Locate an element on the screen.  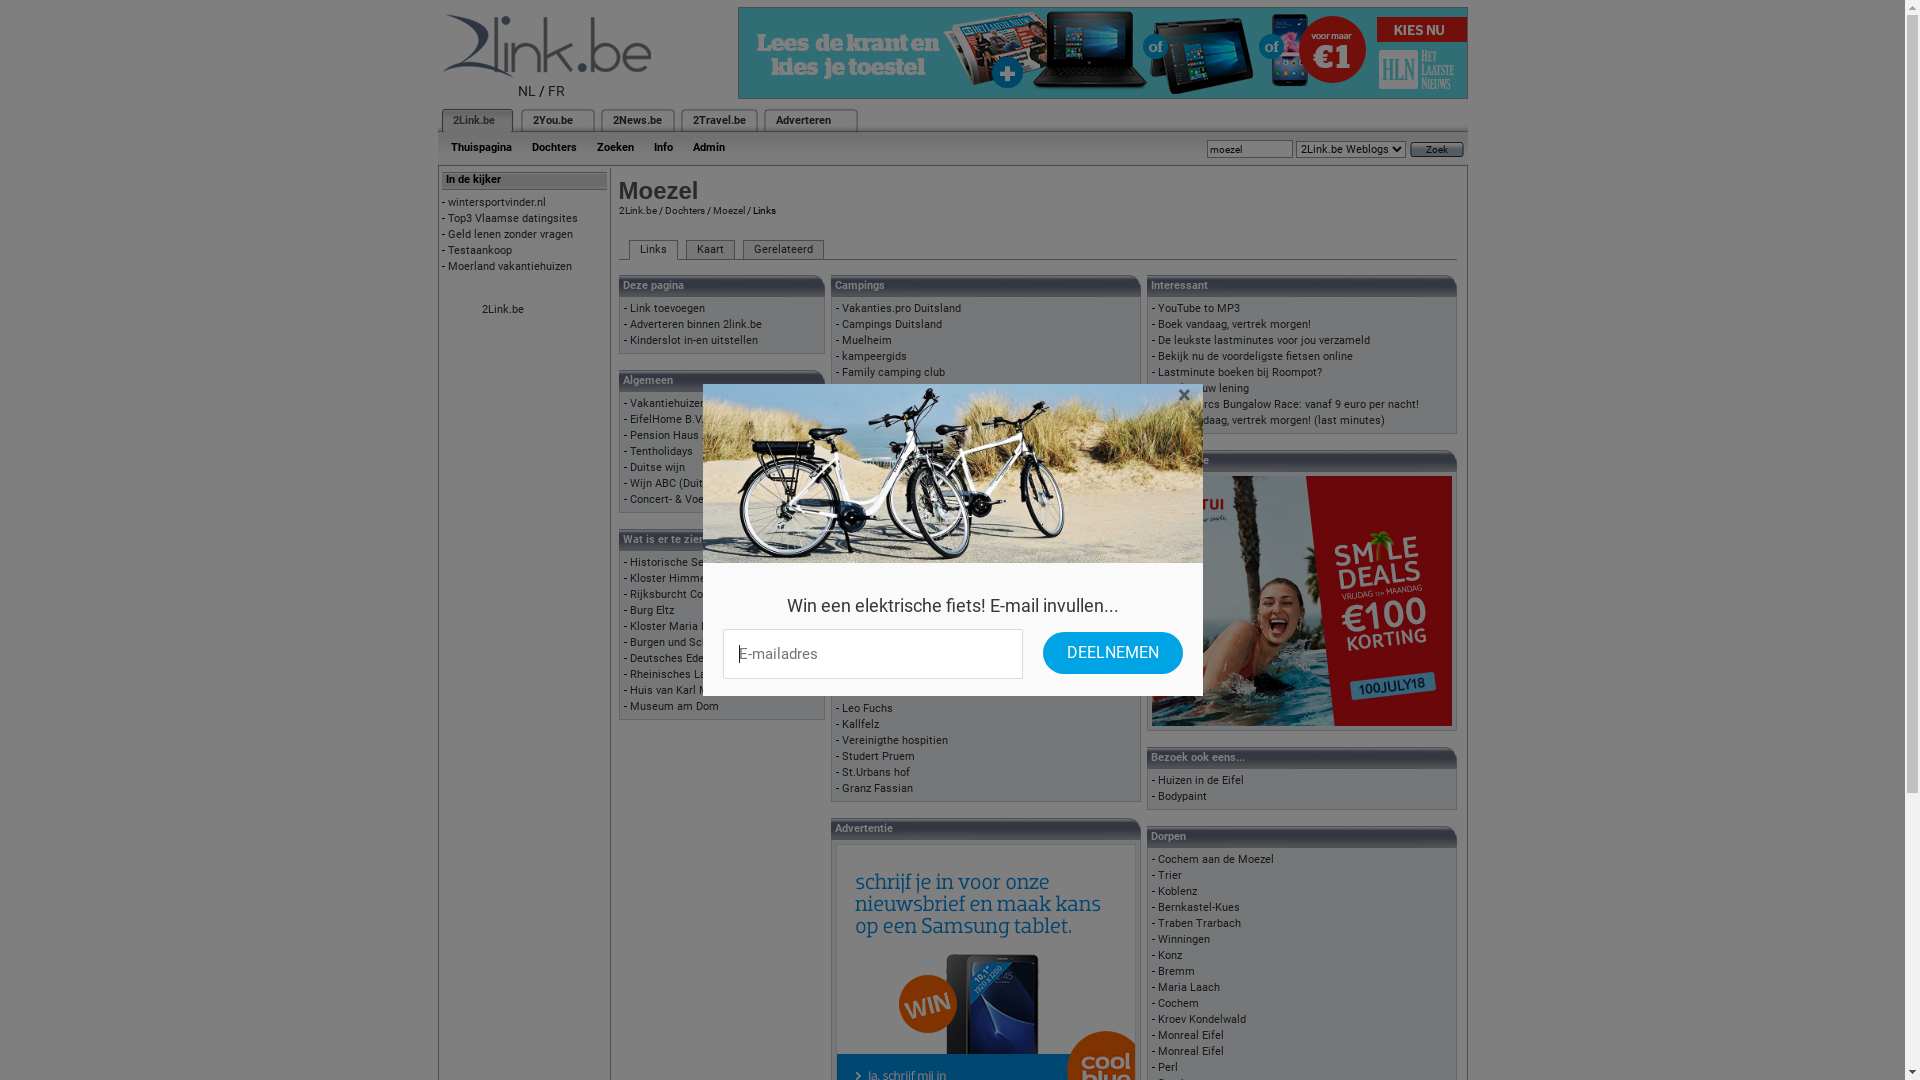
'2You.be' is located at coordinates (552, 120).